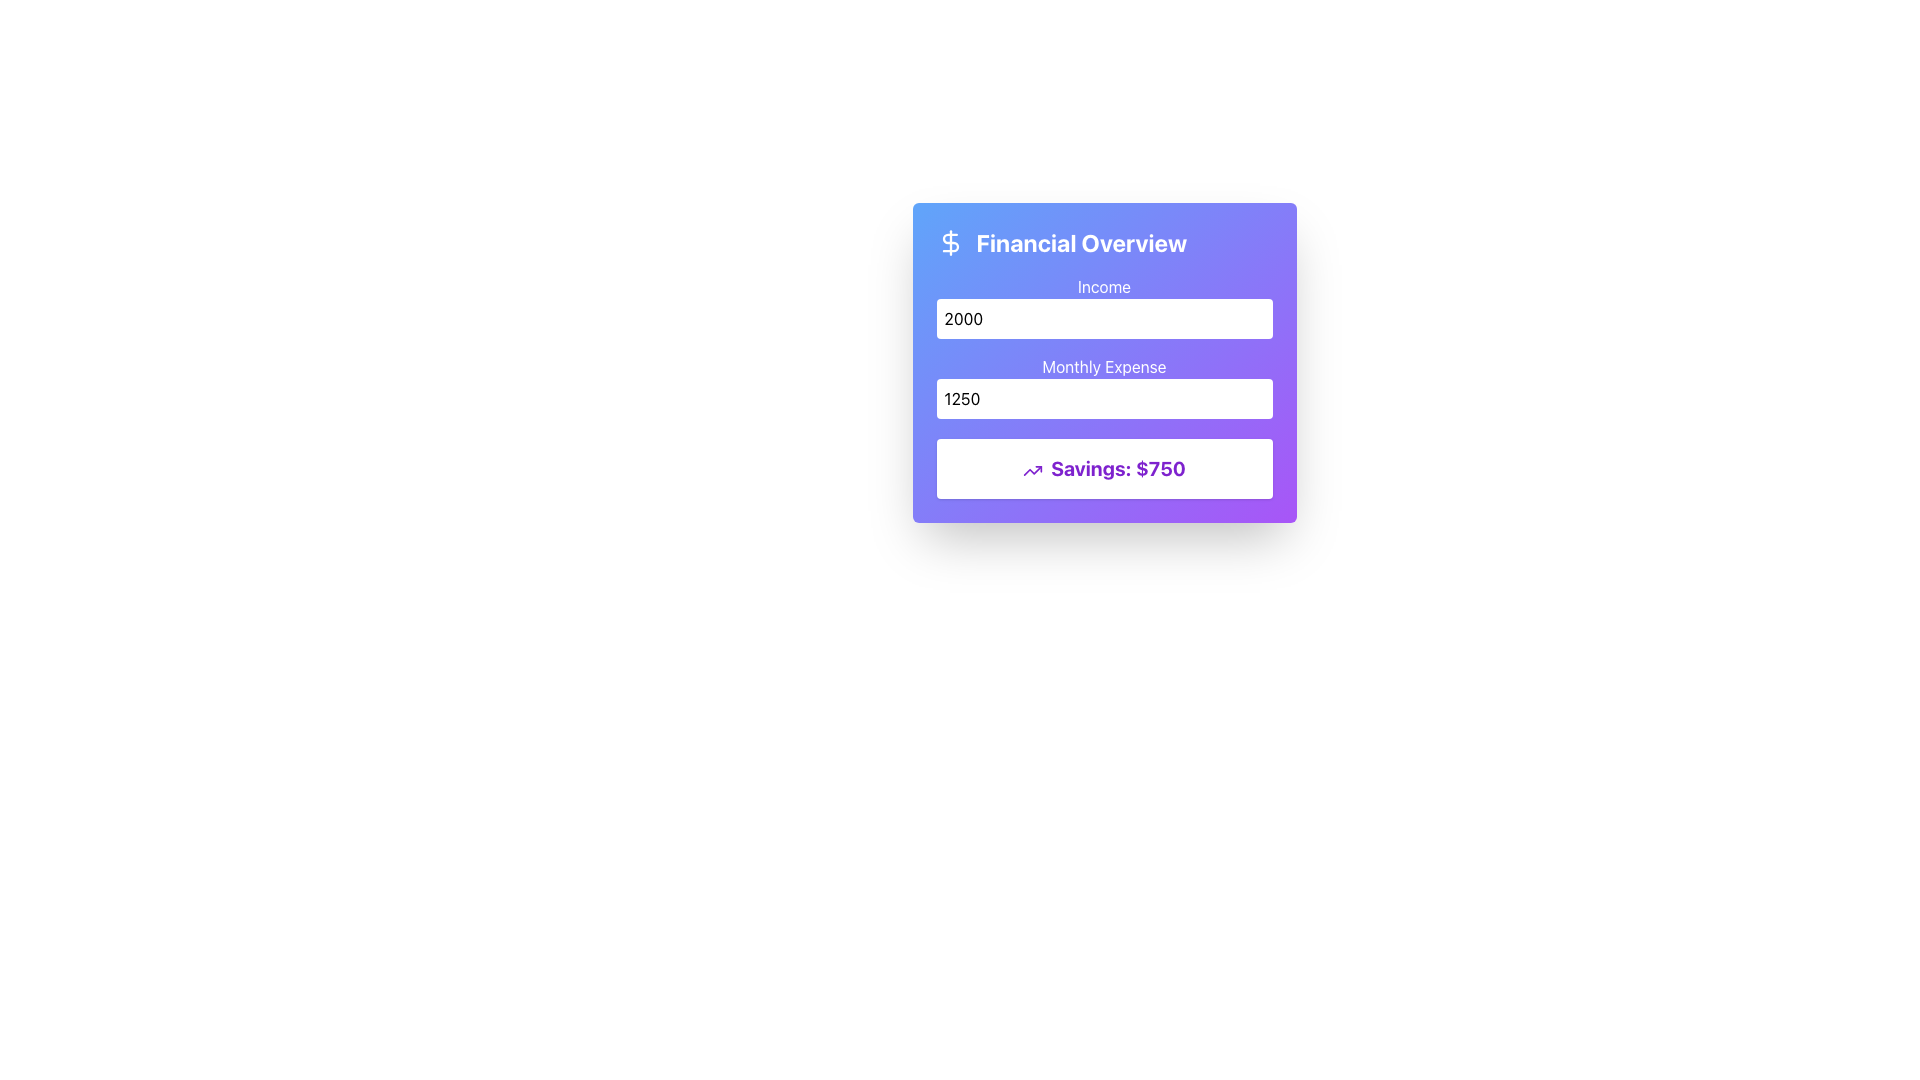  I want to click on properties of the curved line forming part of the dollar sign glyph in the SVG graphic, which is styled with a smooth stroke and is located within the financial overview card, so click(949, 242).